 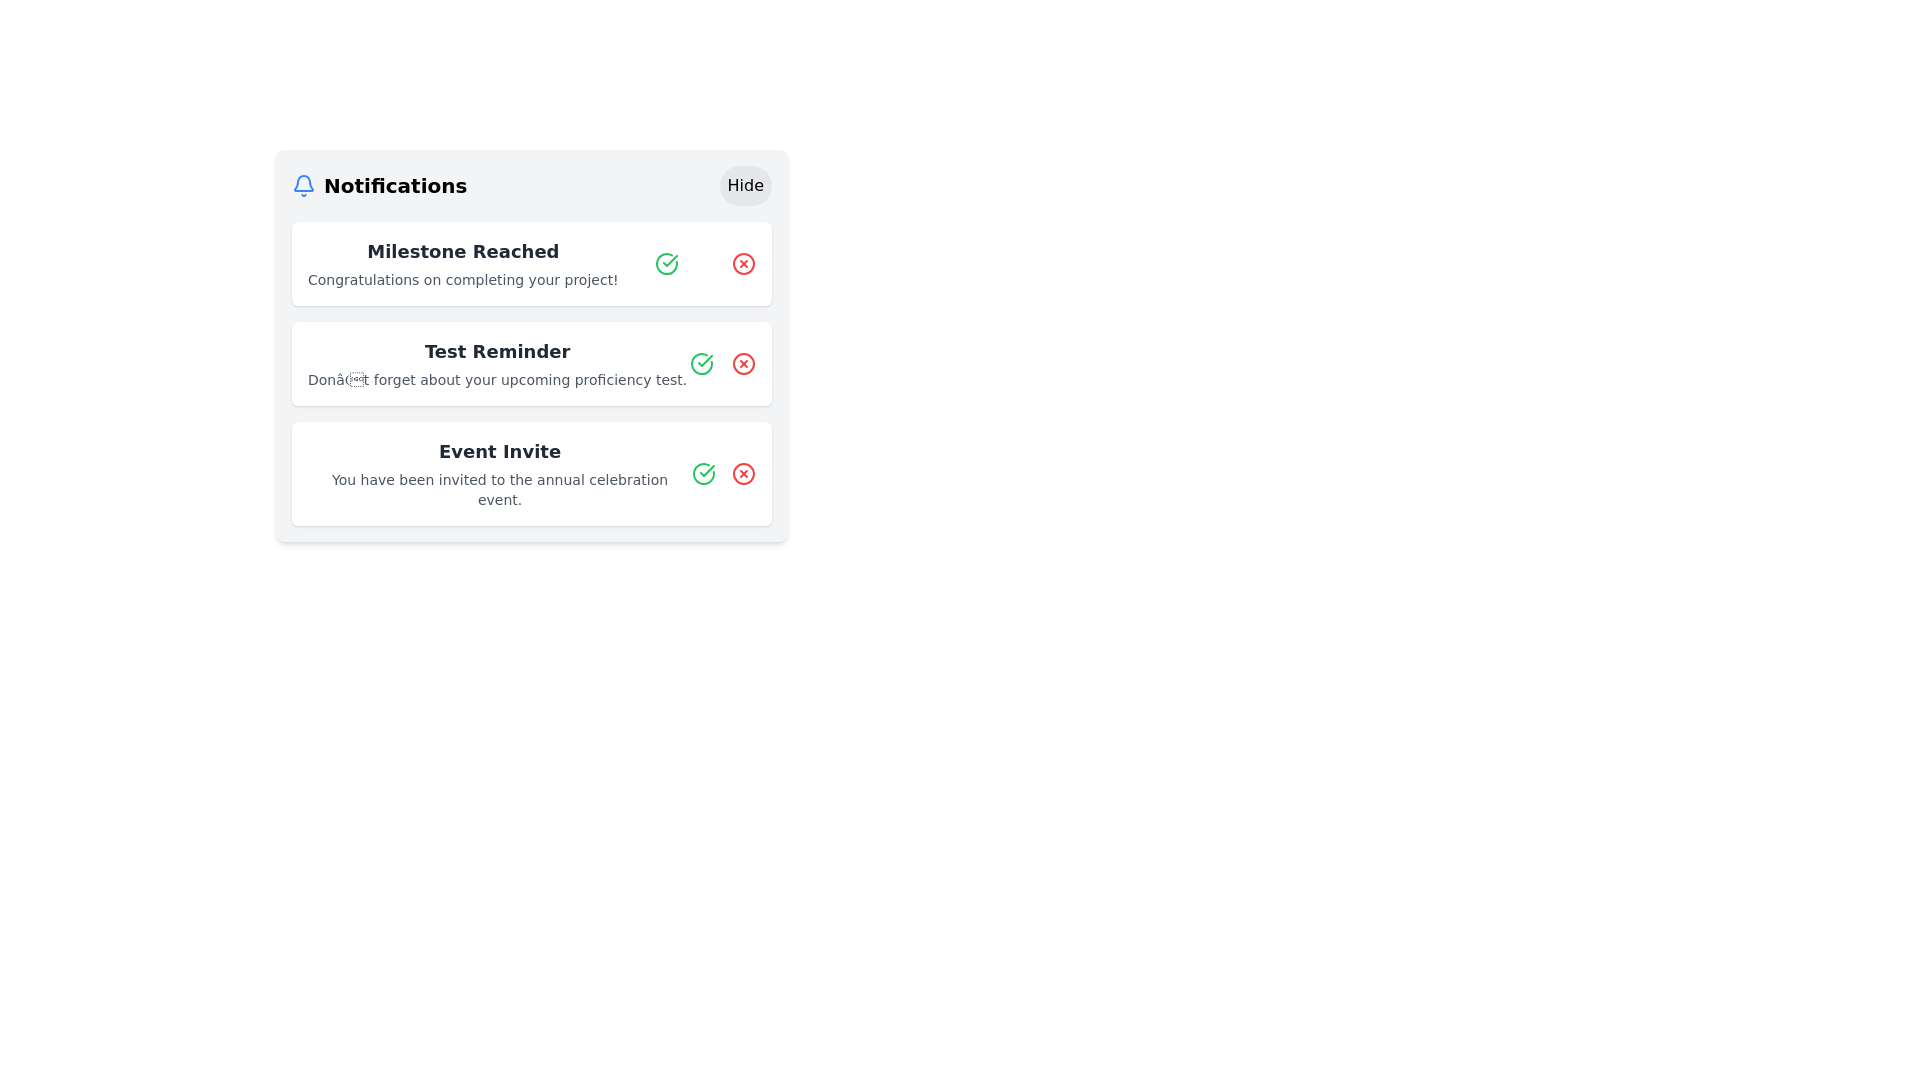 I want to click on the circular red close button with a white cross located in the notifications section, aligned with the 'Event Invite' notification, so click(x=743, y=474).